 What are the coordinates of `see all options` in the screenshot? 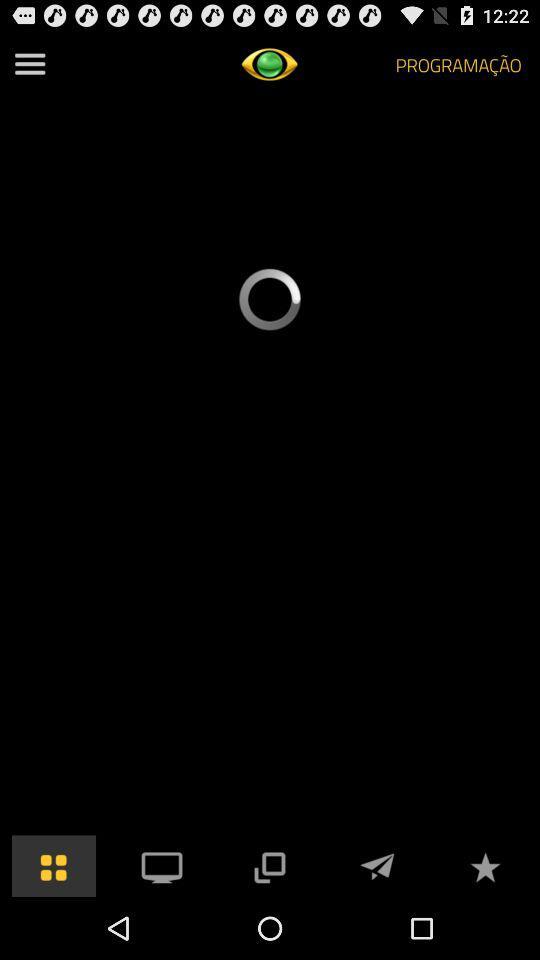 It's located at (29, 64).